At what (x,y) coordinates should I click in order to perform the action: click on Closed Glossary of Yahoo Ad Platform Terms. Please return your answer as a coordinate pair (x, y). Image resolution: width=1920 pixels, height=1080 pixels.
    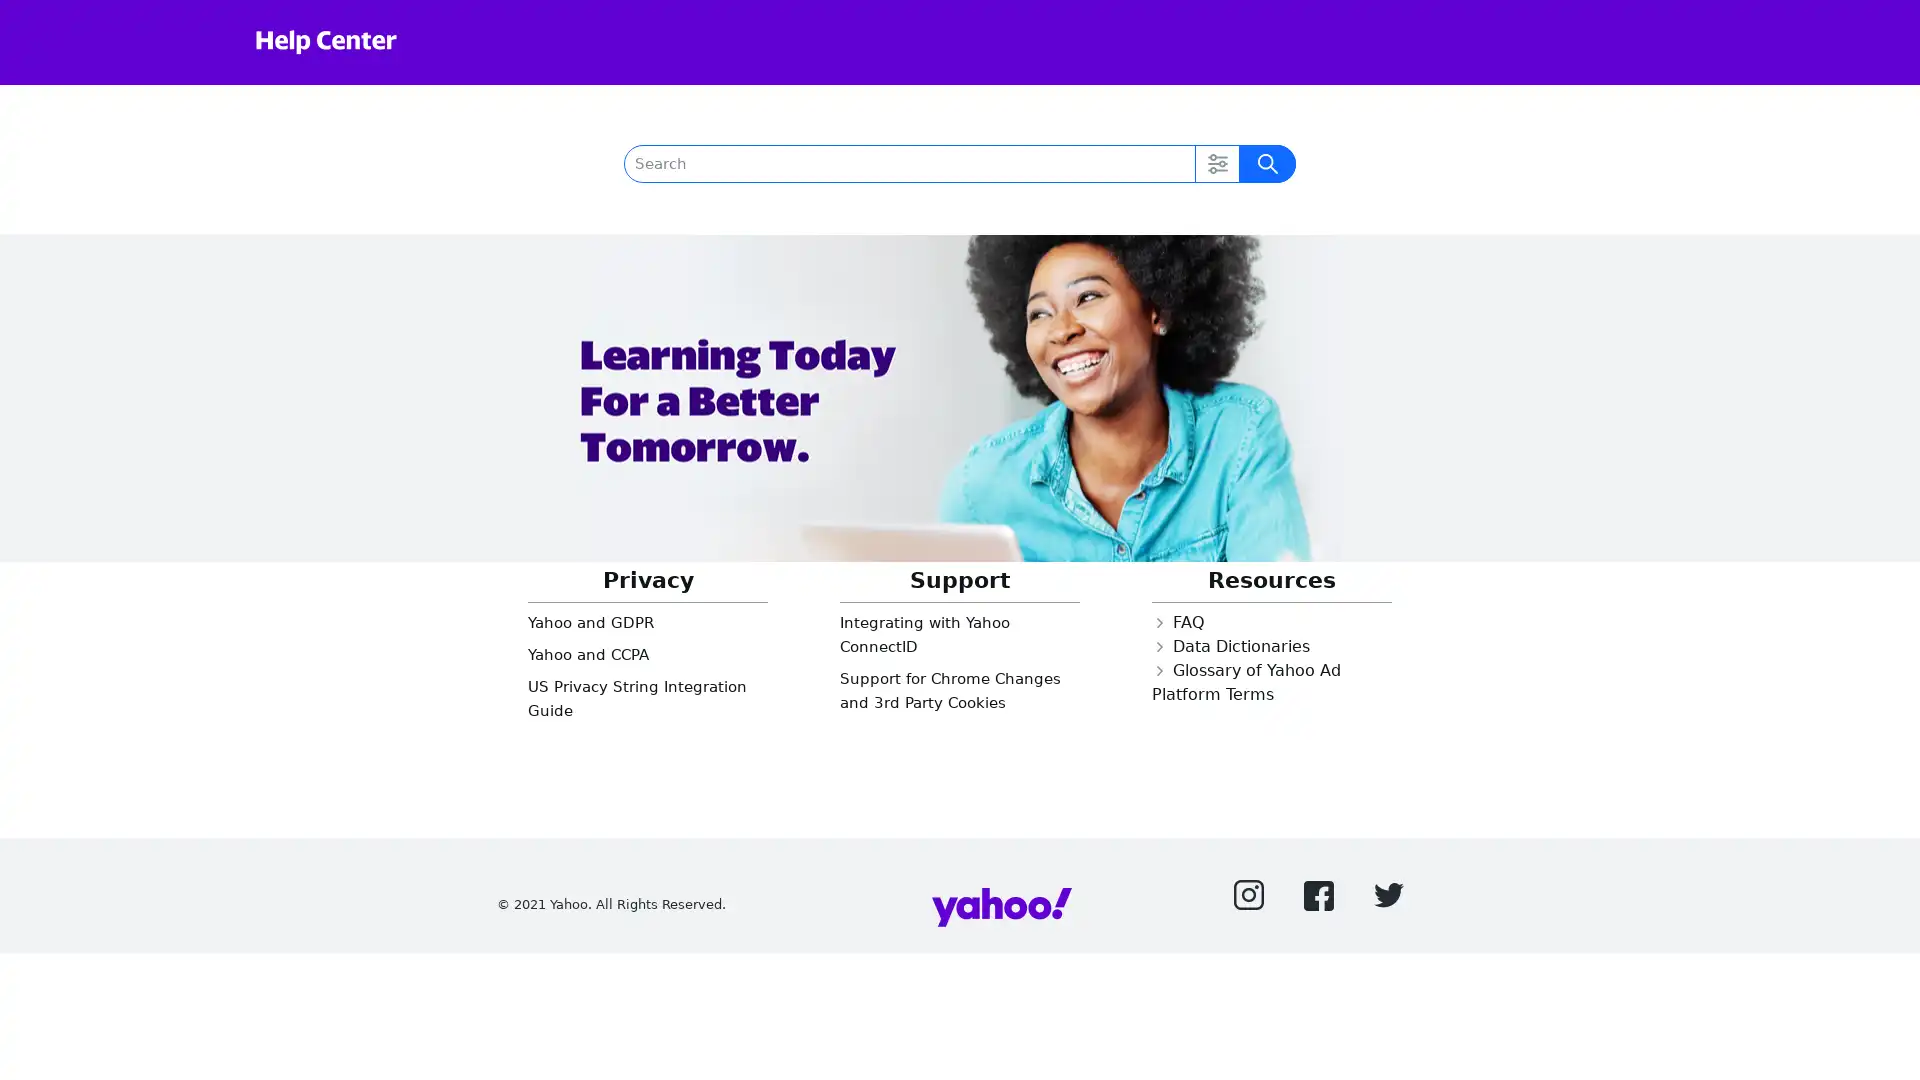
    Looking at the image, I should click on (1245, 681).